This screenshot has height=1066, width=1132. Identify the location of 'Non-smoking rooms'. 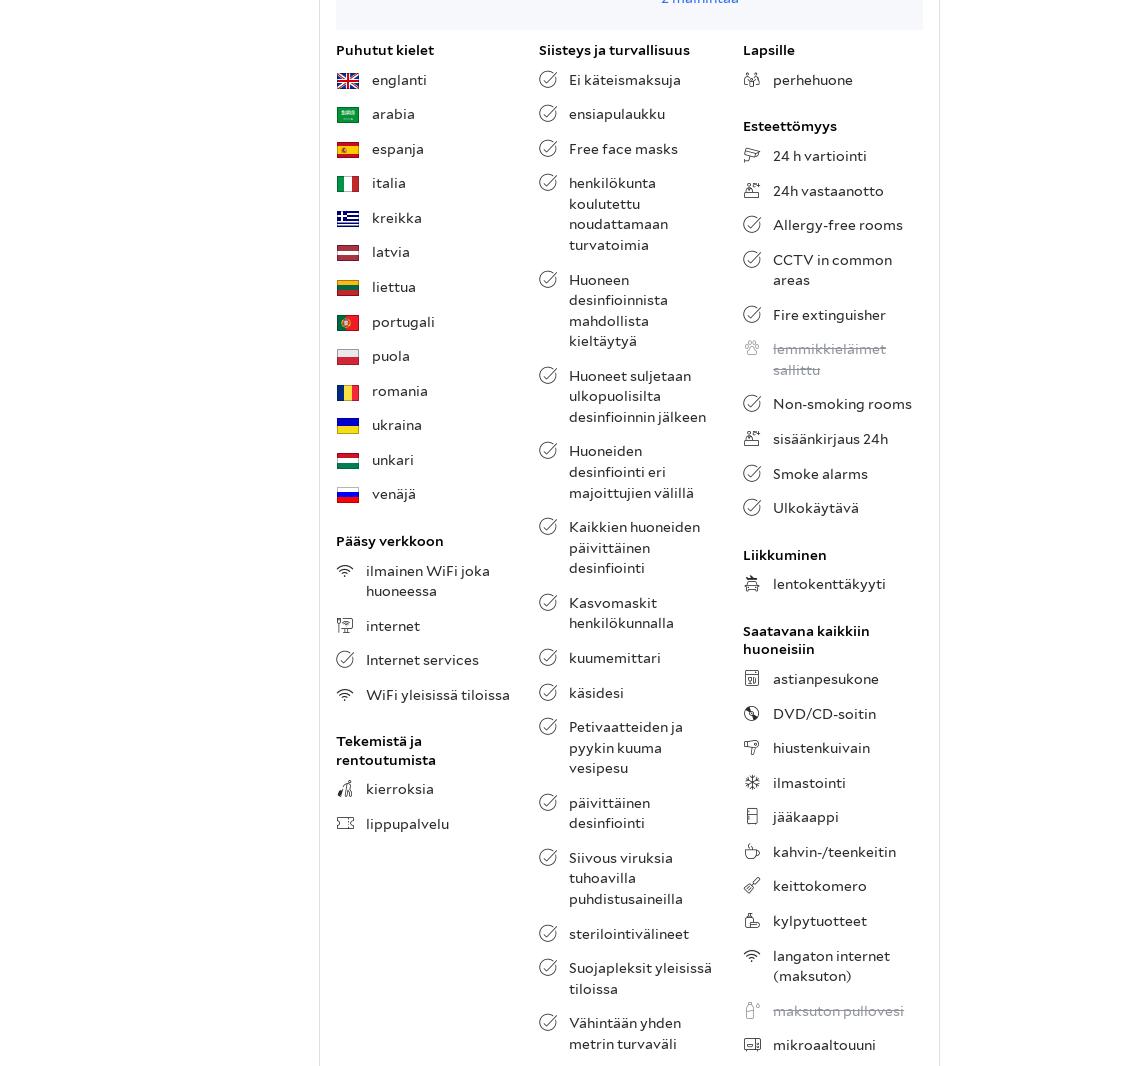
(842, 404).